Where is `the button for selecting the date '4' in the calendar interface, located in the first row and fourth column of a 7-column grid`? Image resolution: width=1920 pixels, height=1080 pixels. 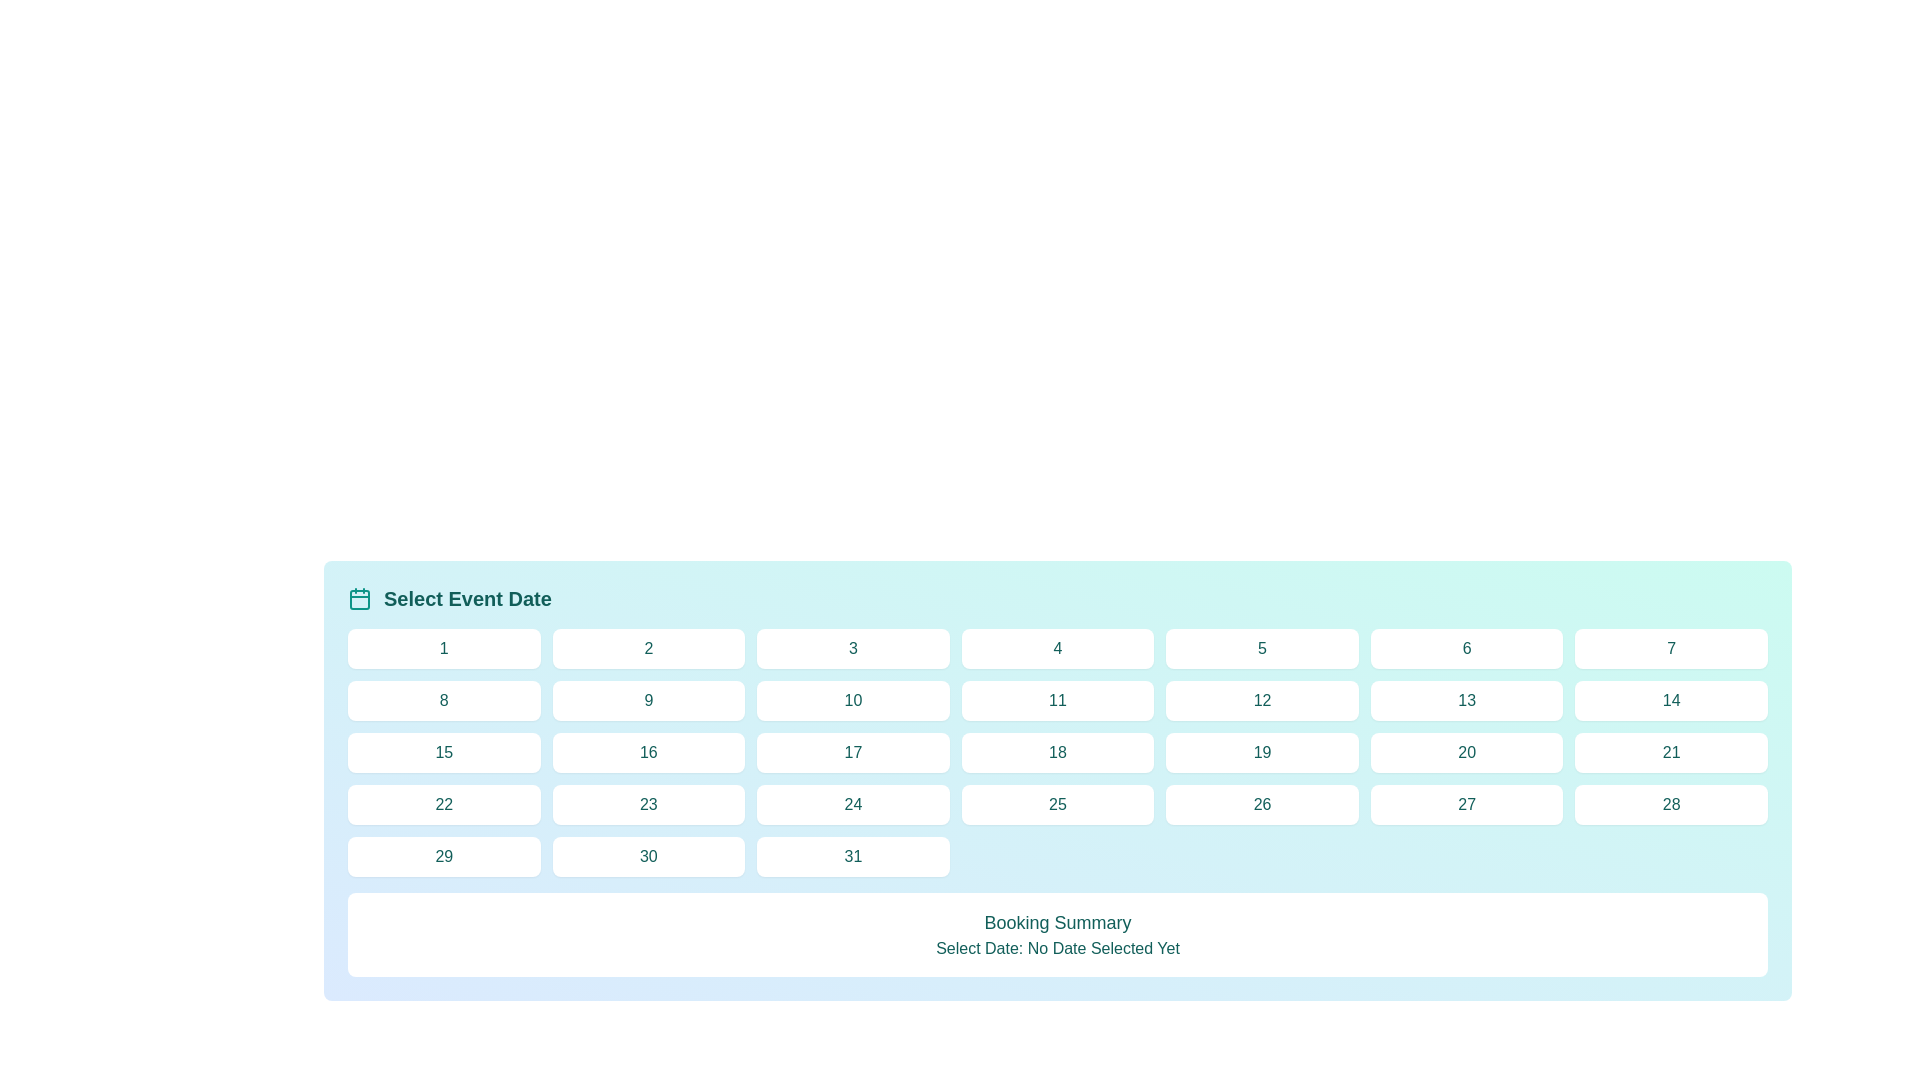 the button for selecting the date '4' in the calendar interface, located in the first row and fourth column of a 7-column grid is located at coordinates (1056, 648).